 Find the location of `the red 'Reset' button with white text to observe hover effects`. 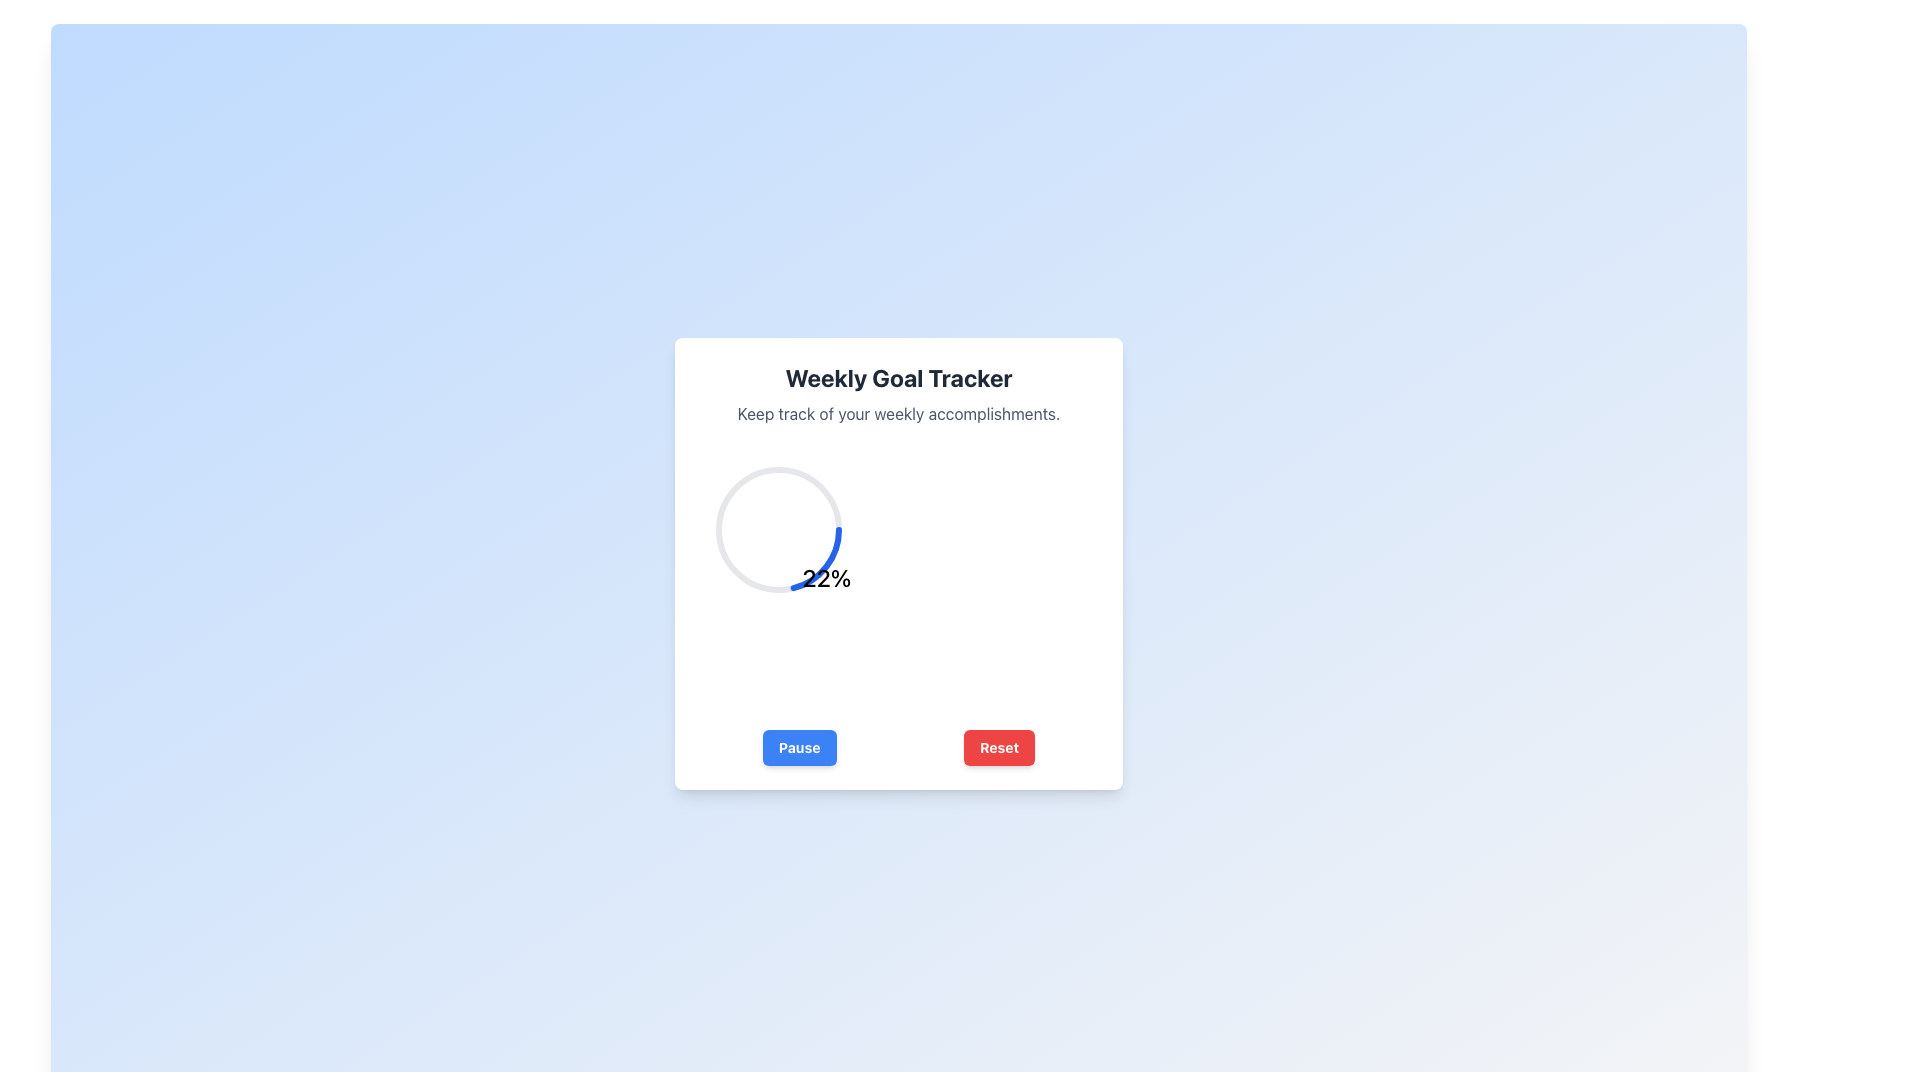

the red 'Reset' button with white text to observe hover effects is located at coordinates (999, 748).